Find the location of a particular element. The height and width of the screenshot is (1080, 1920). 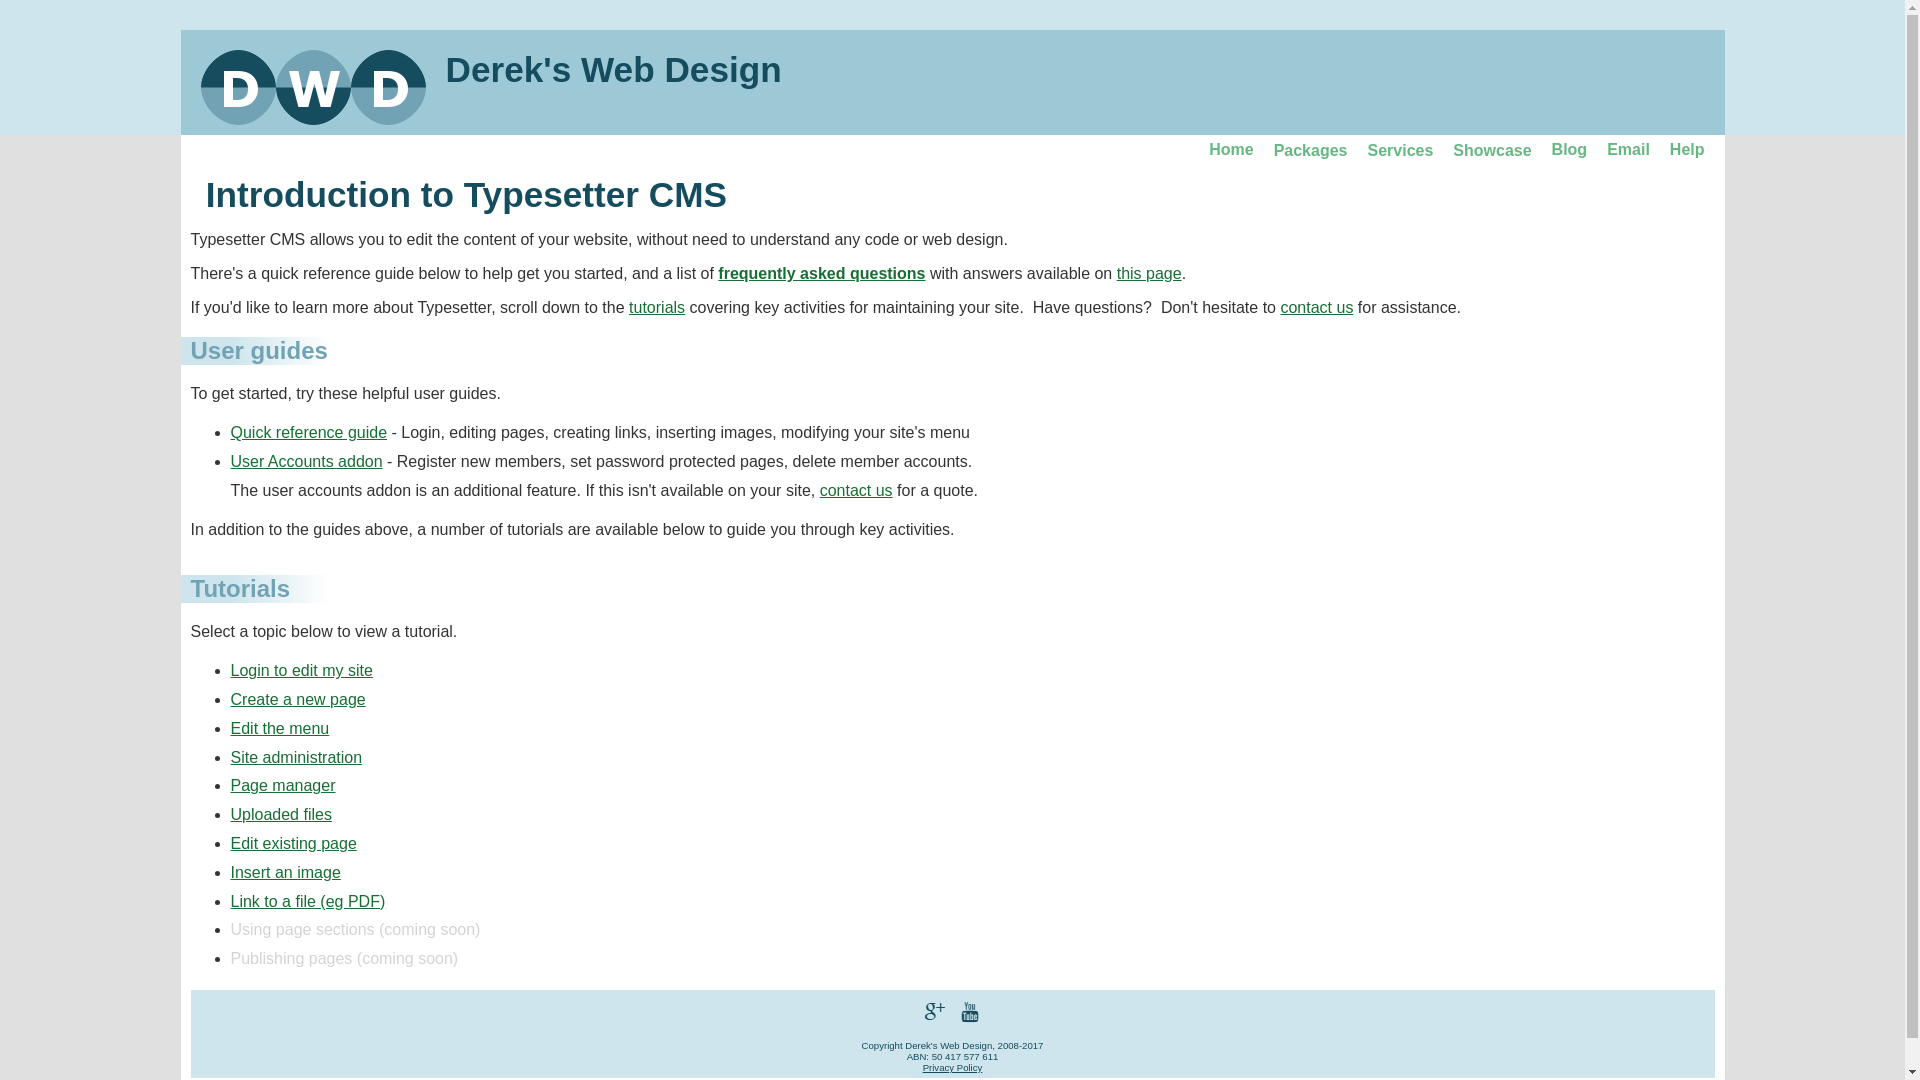

'Home' is located at coordinates (1229, 149).